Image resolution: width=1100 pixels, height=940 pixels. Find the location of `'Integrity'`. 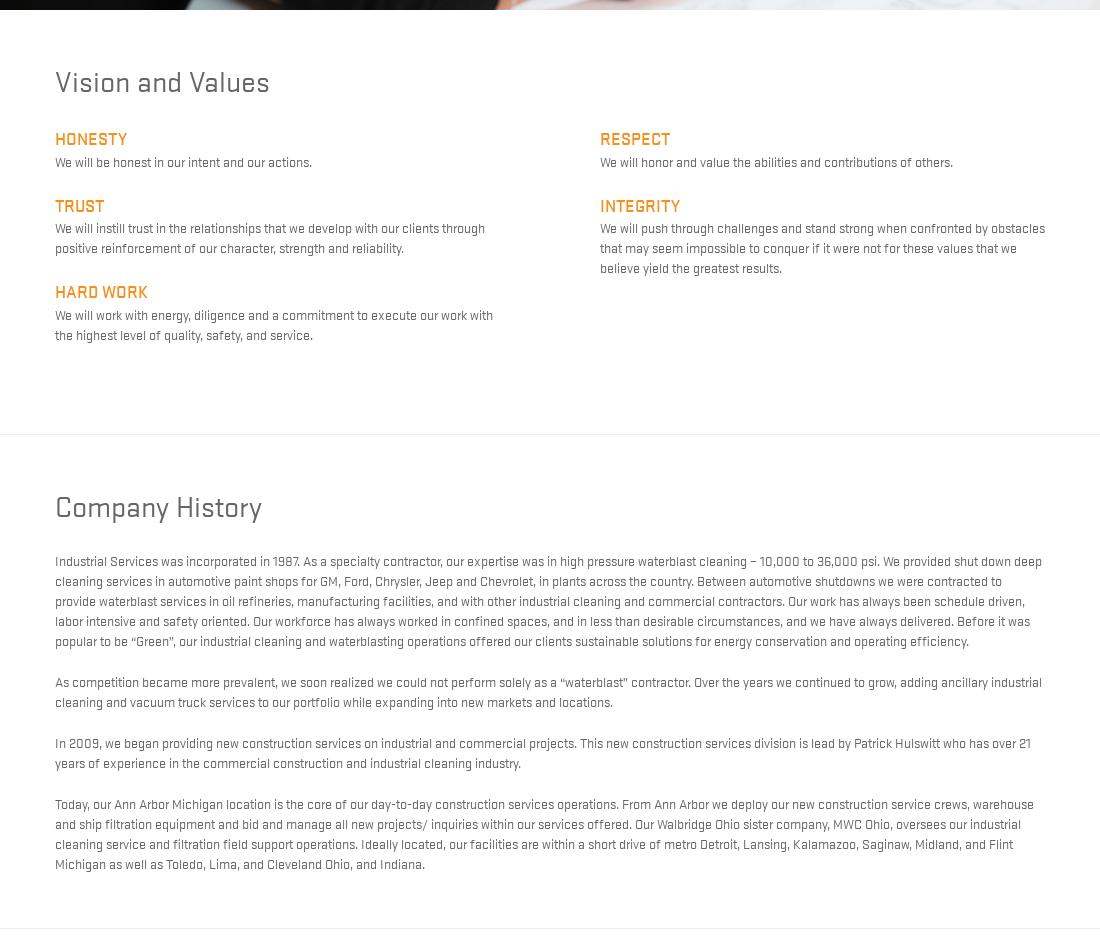

'Integrity' is located at coordinates (597, 202).